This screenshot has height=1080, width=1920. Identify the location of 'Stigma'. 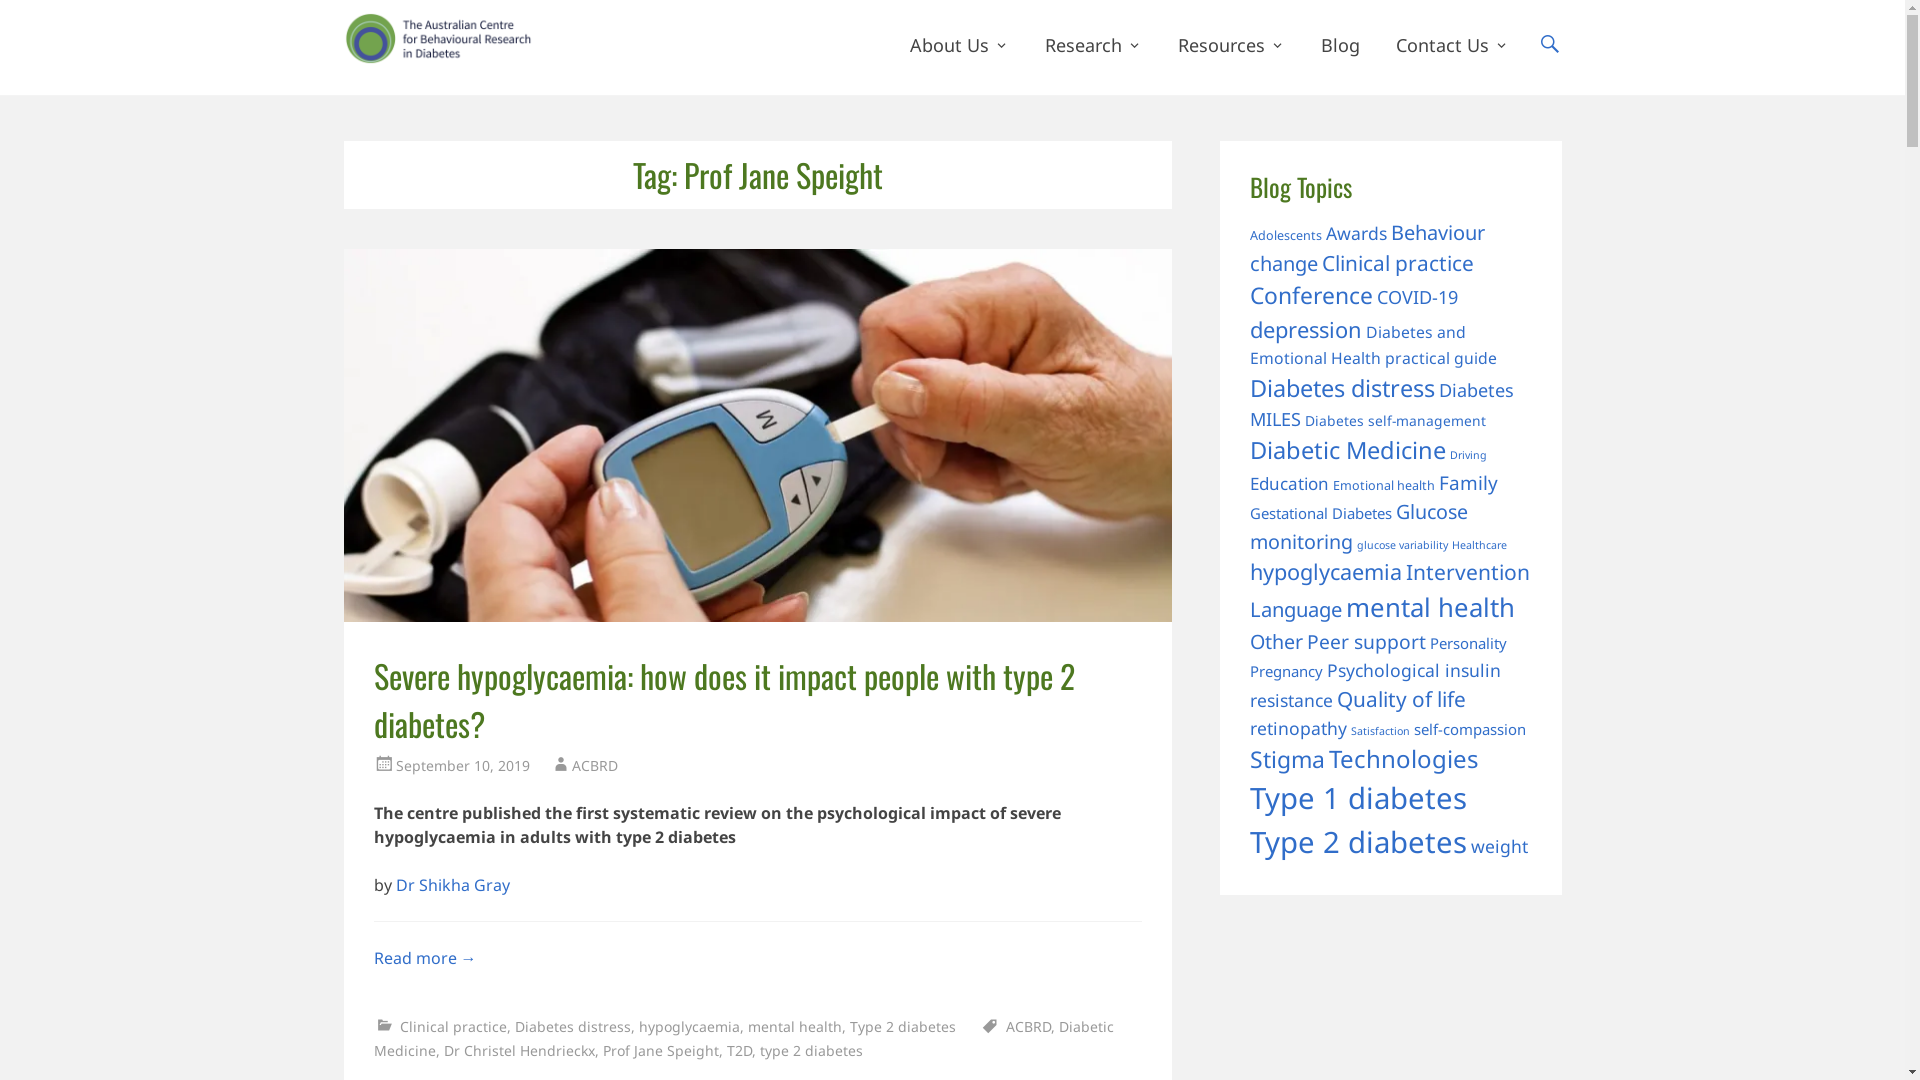
(1287, 759).